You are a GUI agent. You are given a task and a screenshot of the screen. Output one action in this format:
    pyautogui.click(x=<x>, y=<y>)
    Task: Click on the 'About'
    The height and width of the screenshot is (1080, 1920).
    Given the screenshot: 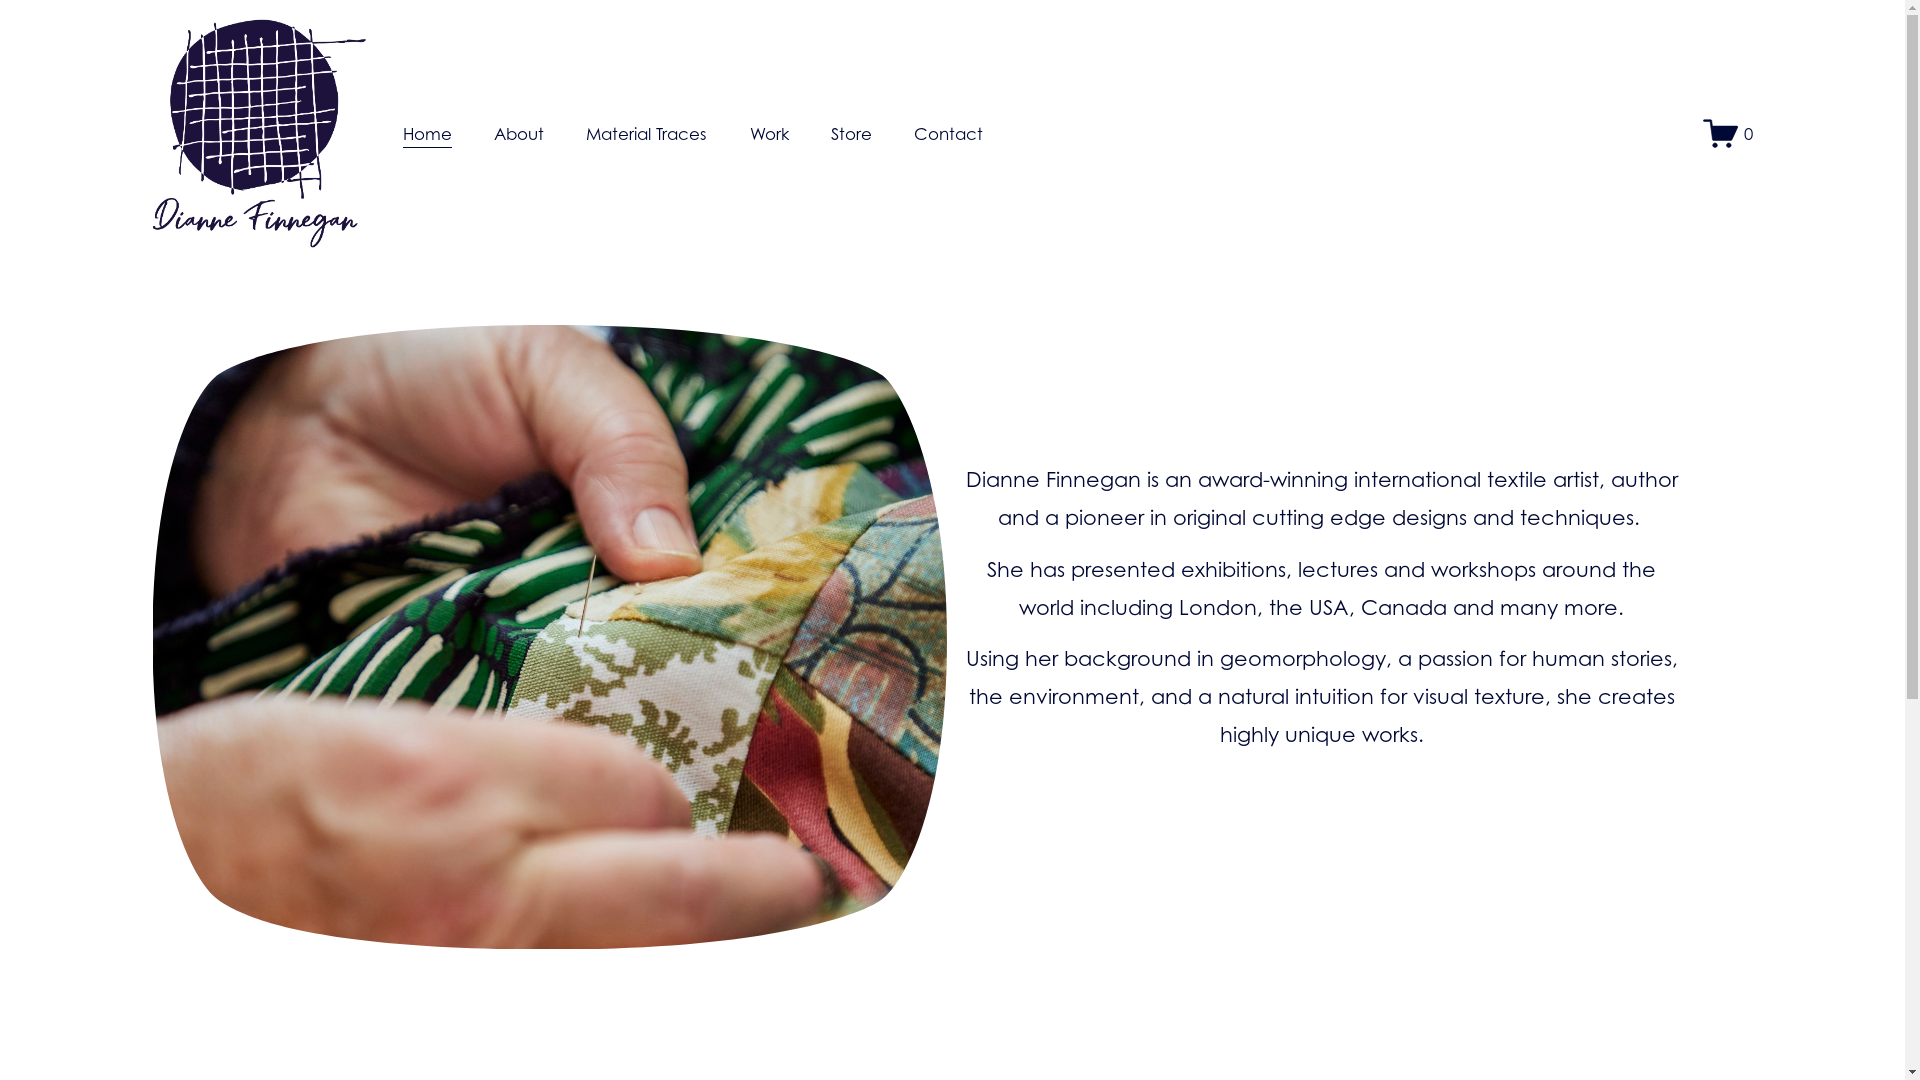 What is the action you would take?
    pyautogui.click(x=494, y=134)
    